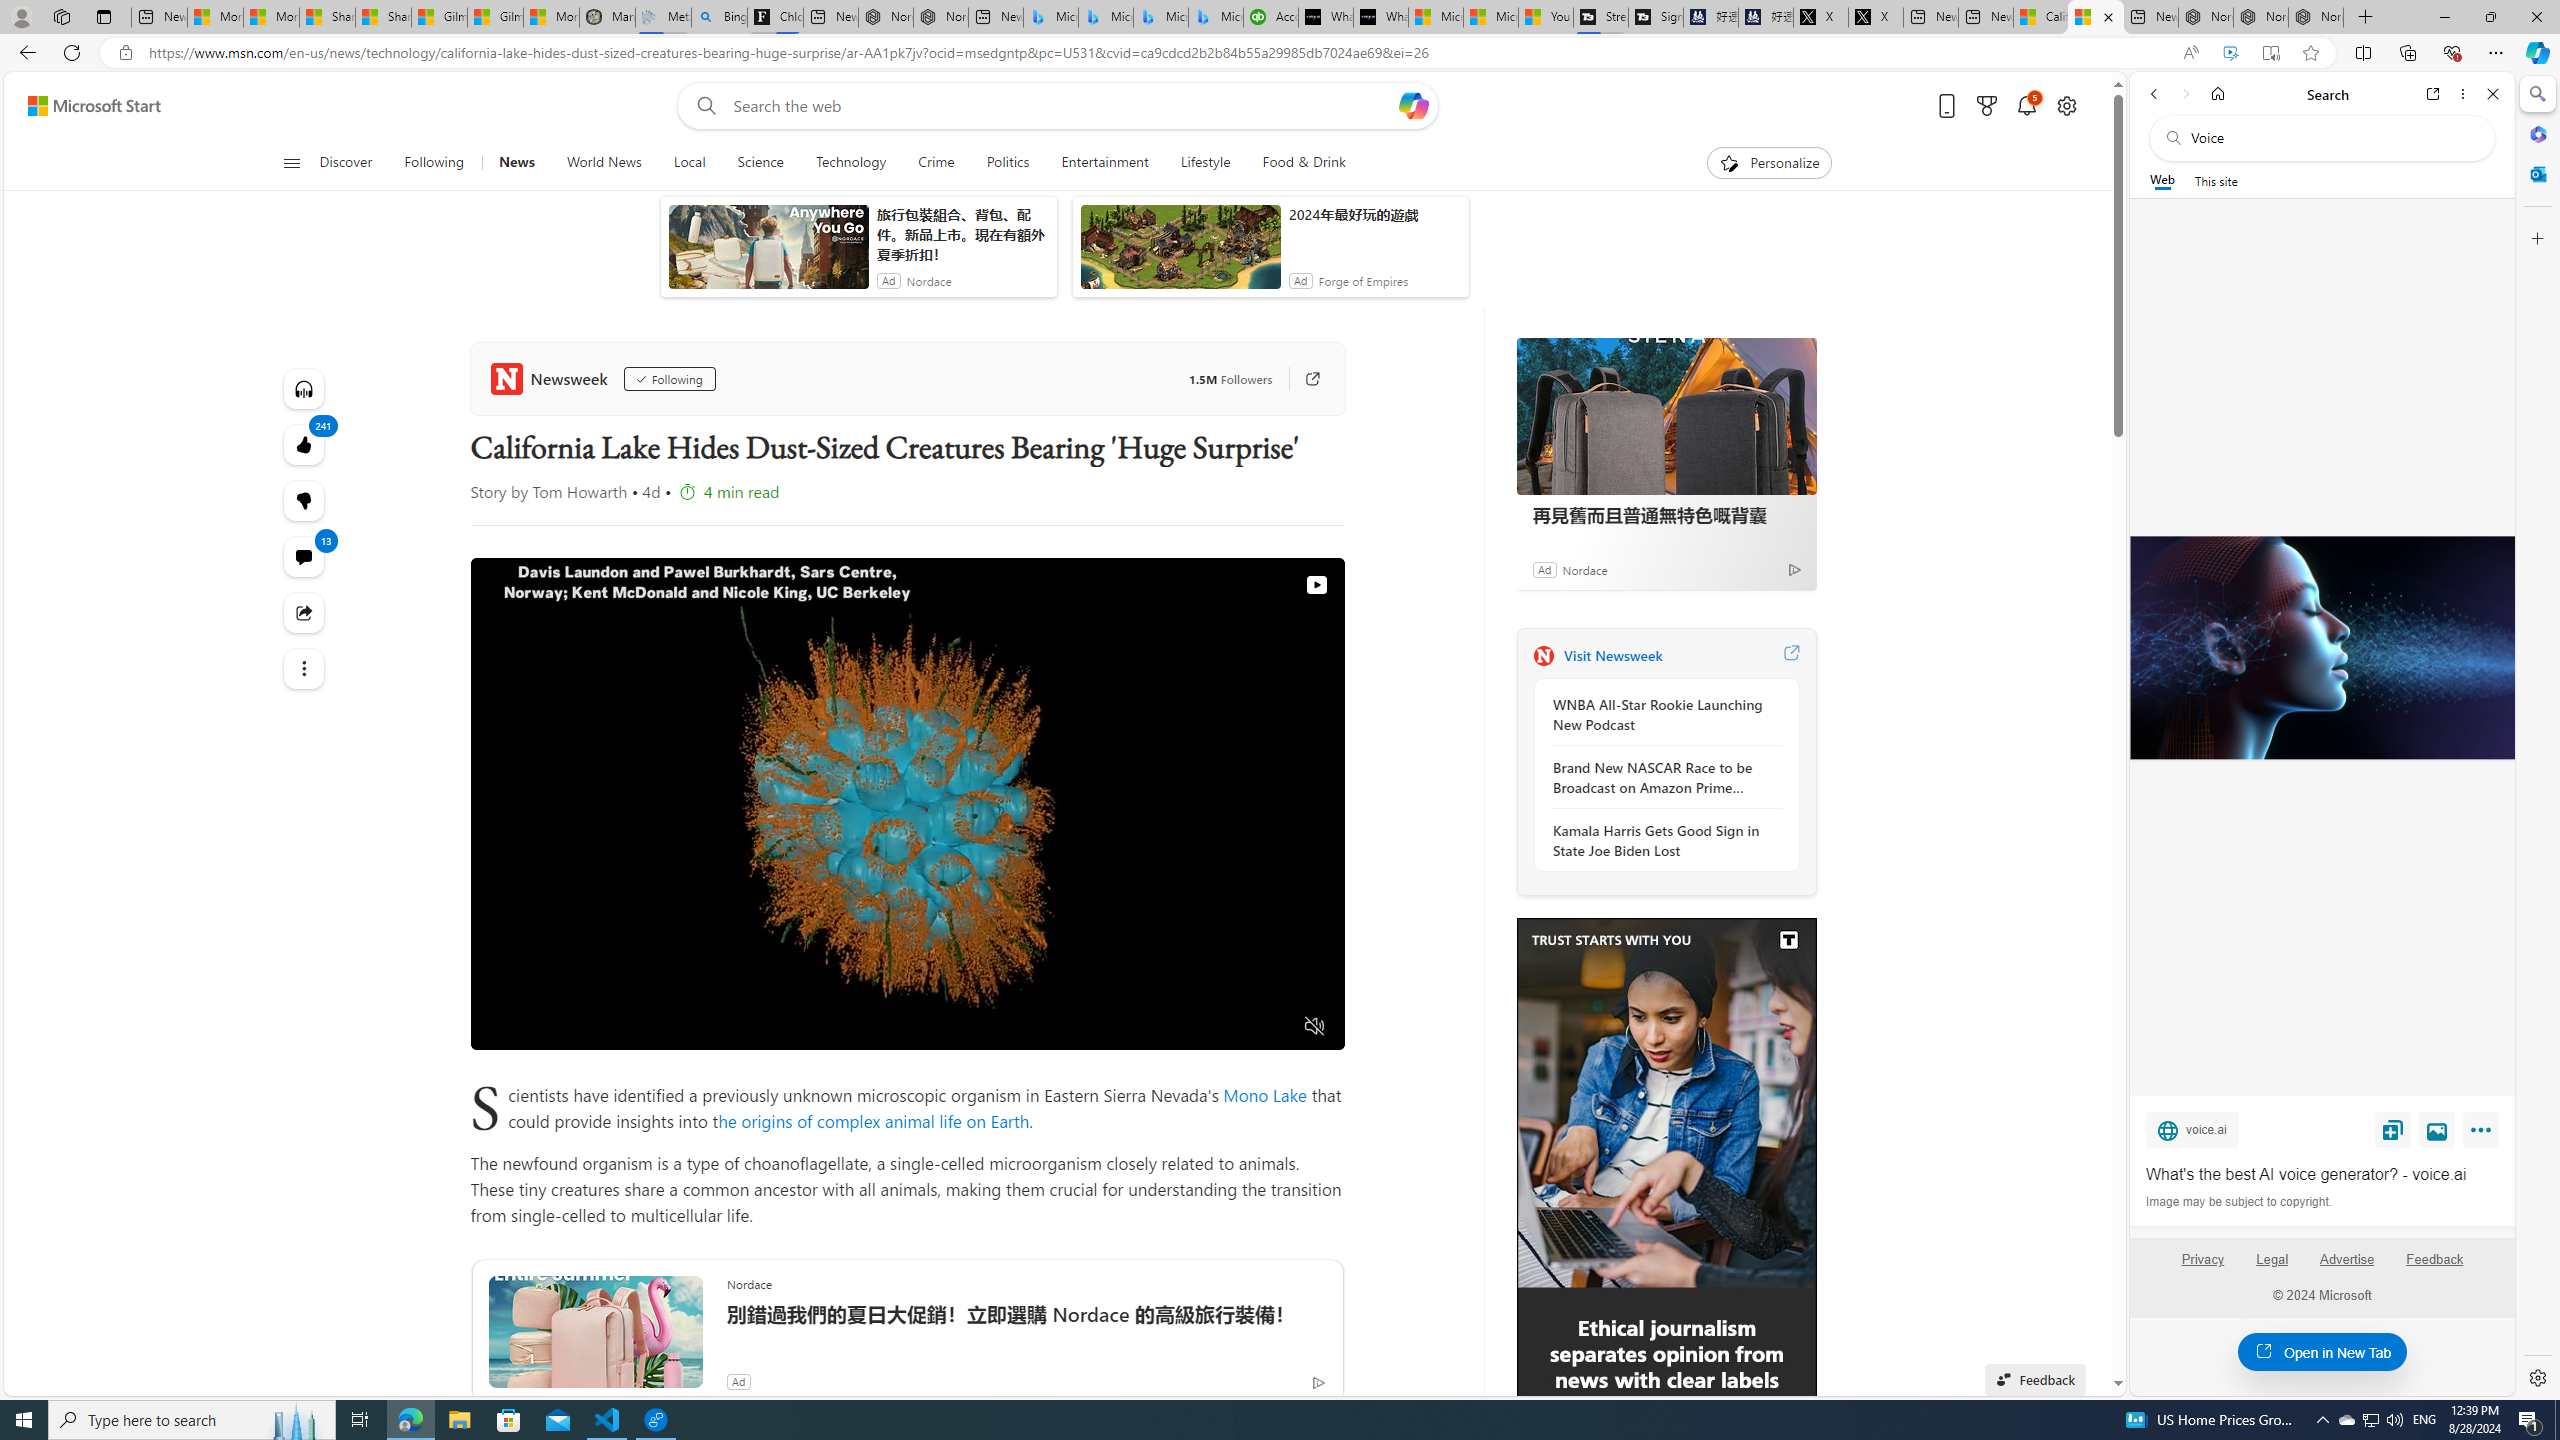 This screenshot has width=2560, height=1440. What do you see at coordinates (774, 16) in the screenshot?
I see `'Chloe Sorvino'` at bounding box center [774, 16].